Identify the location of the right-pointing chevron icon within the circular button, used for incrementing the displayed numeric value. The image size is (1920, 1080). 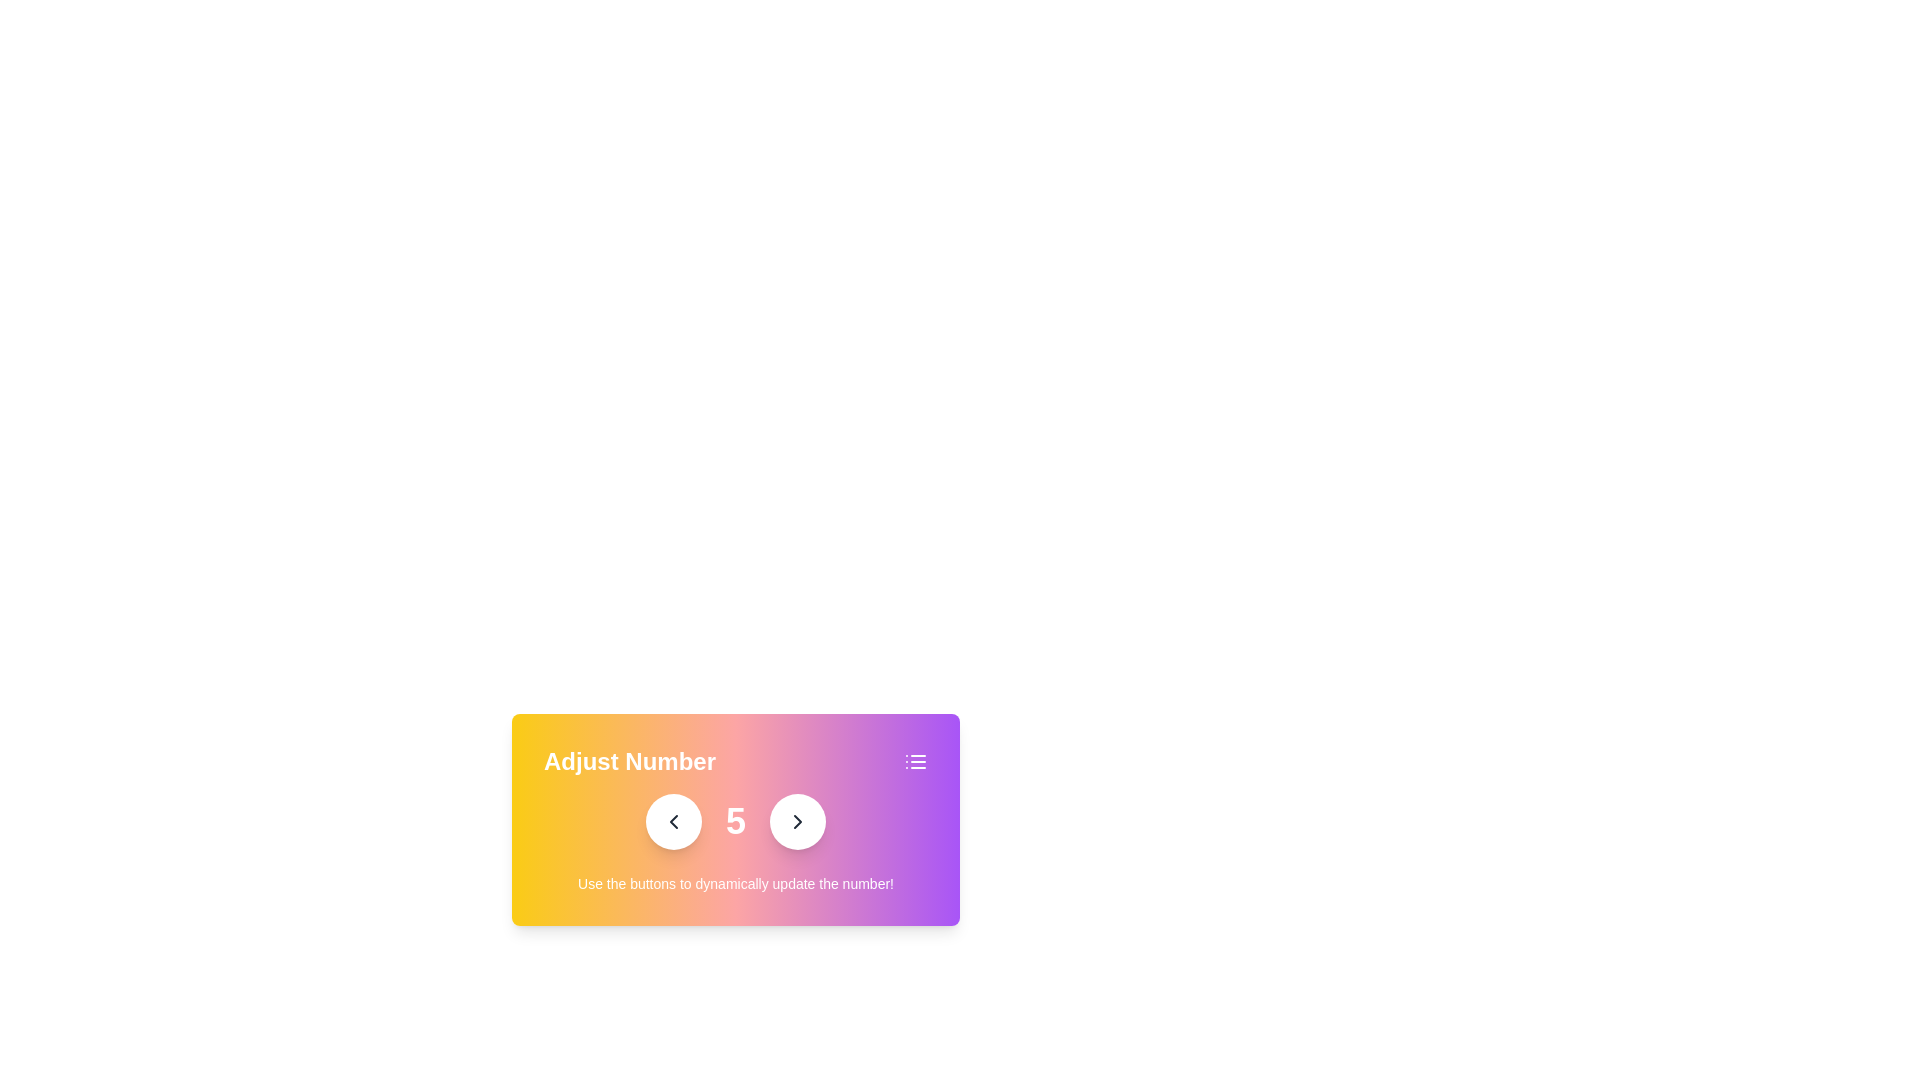
(796, 821).